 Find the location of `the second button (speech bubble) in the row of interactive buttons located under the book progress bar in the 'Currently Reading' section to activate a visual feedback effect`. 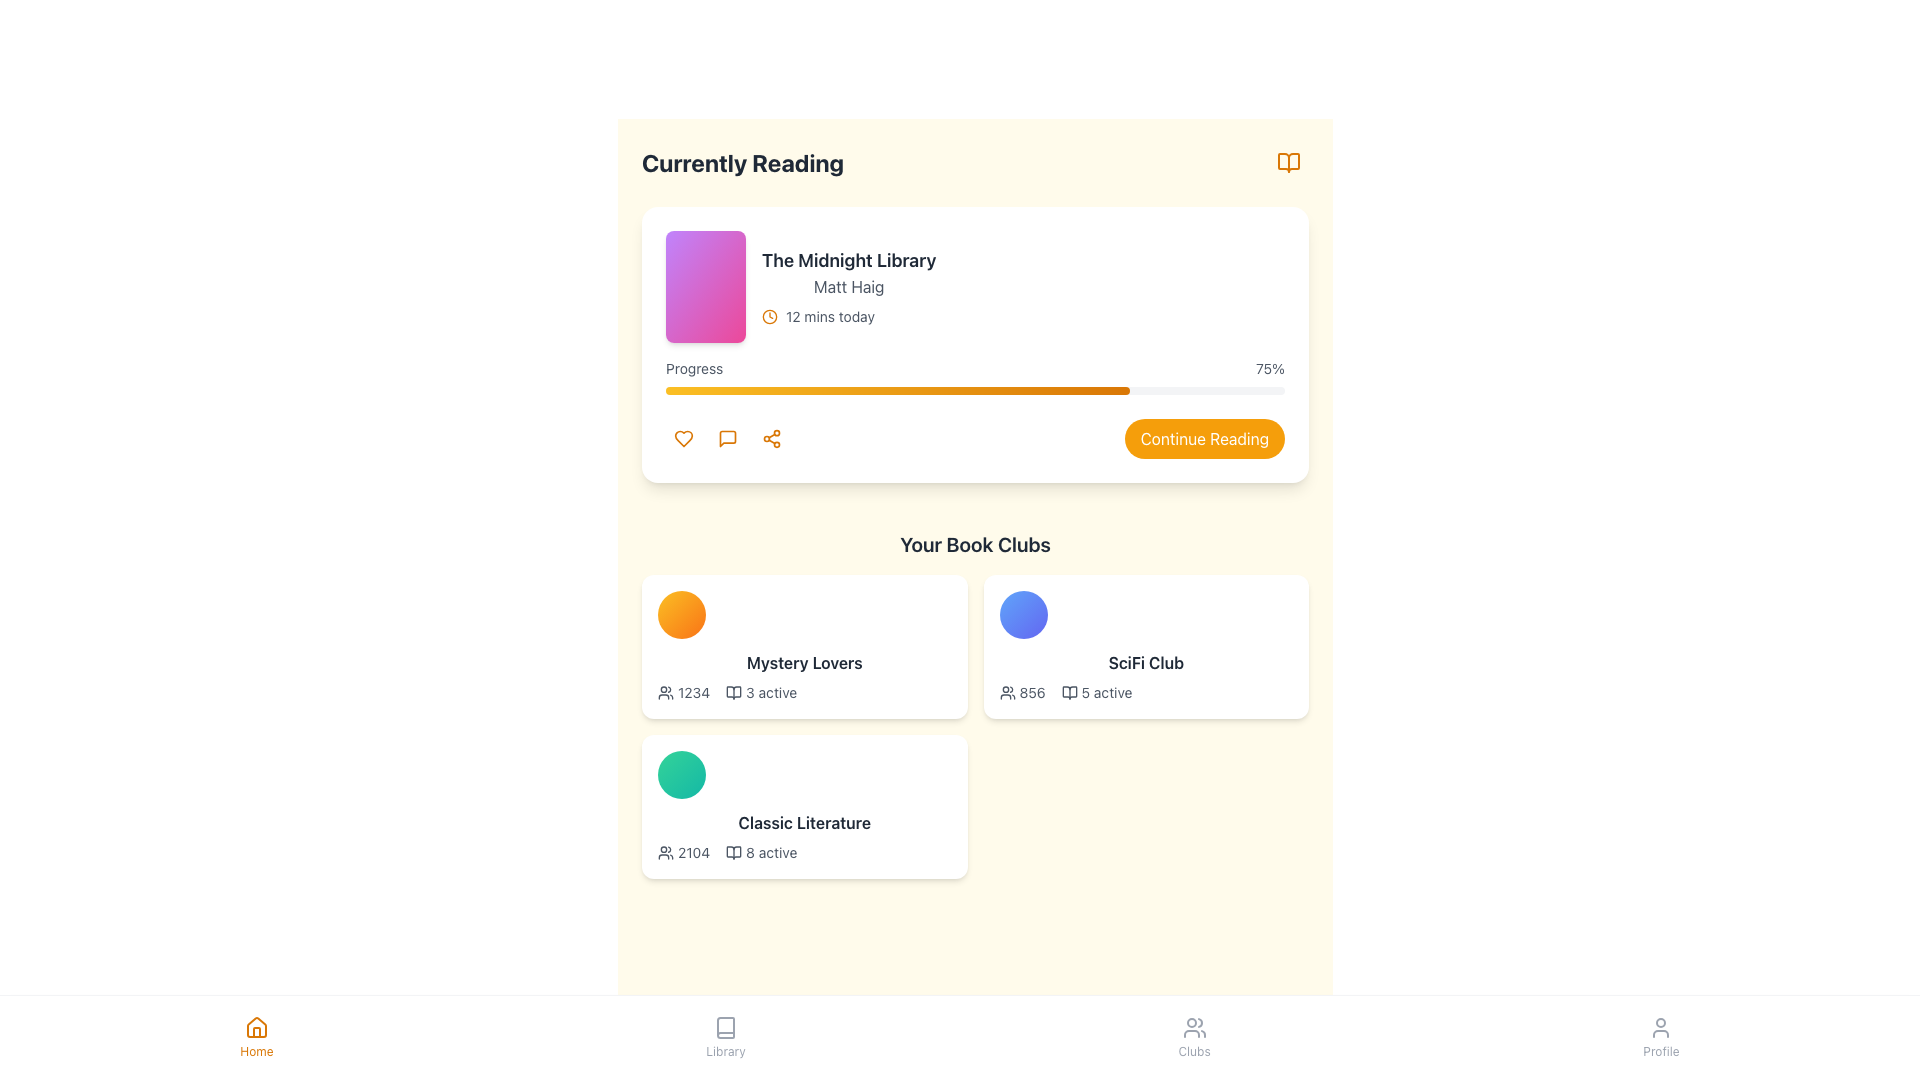

the second button (speech bubble) in the row of interactive buttons located under the book progress bar in the 'Currently Reading' section to activate a visual feedback effect is located at coordinates (727, 438).